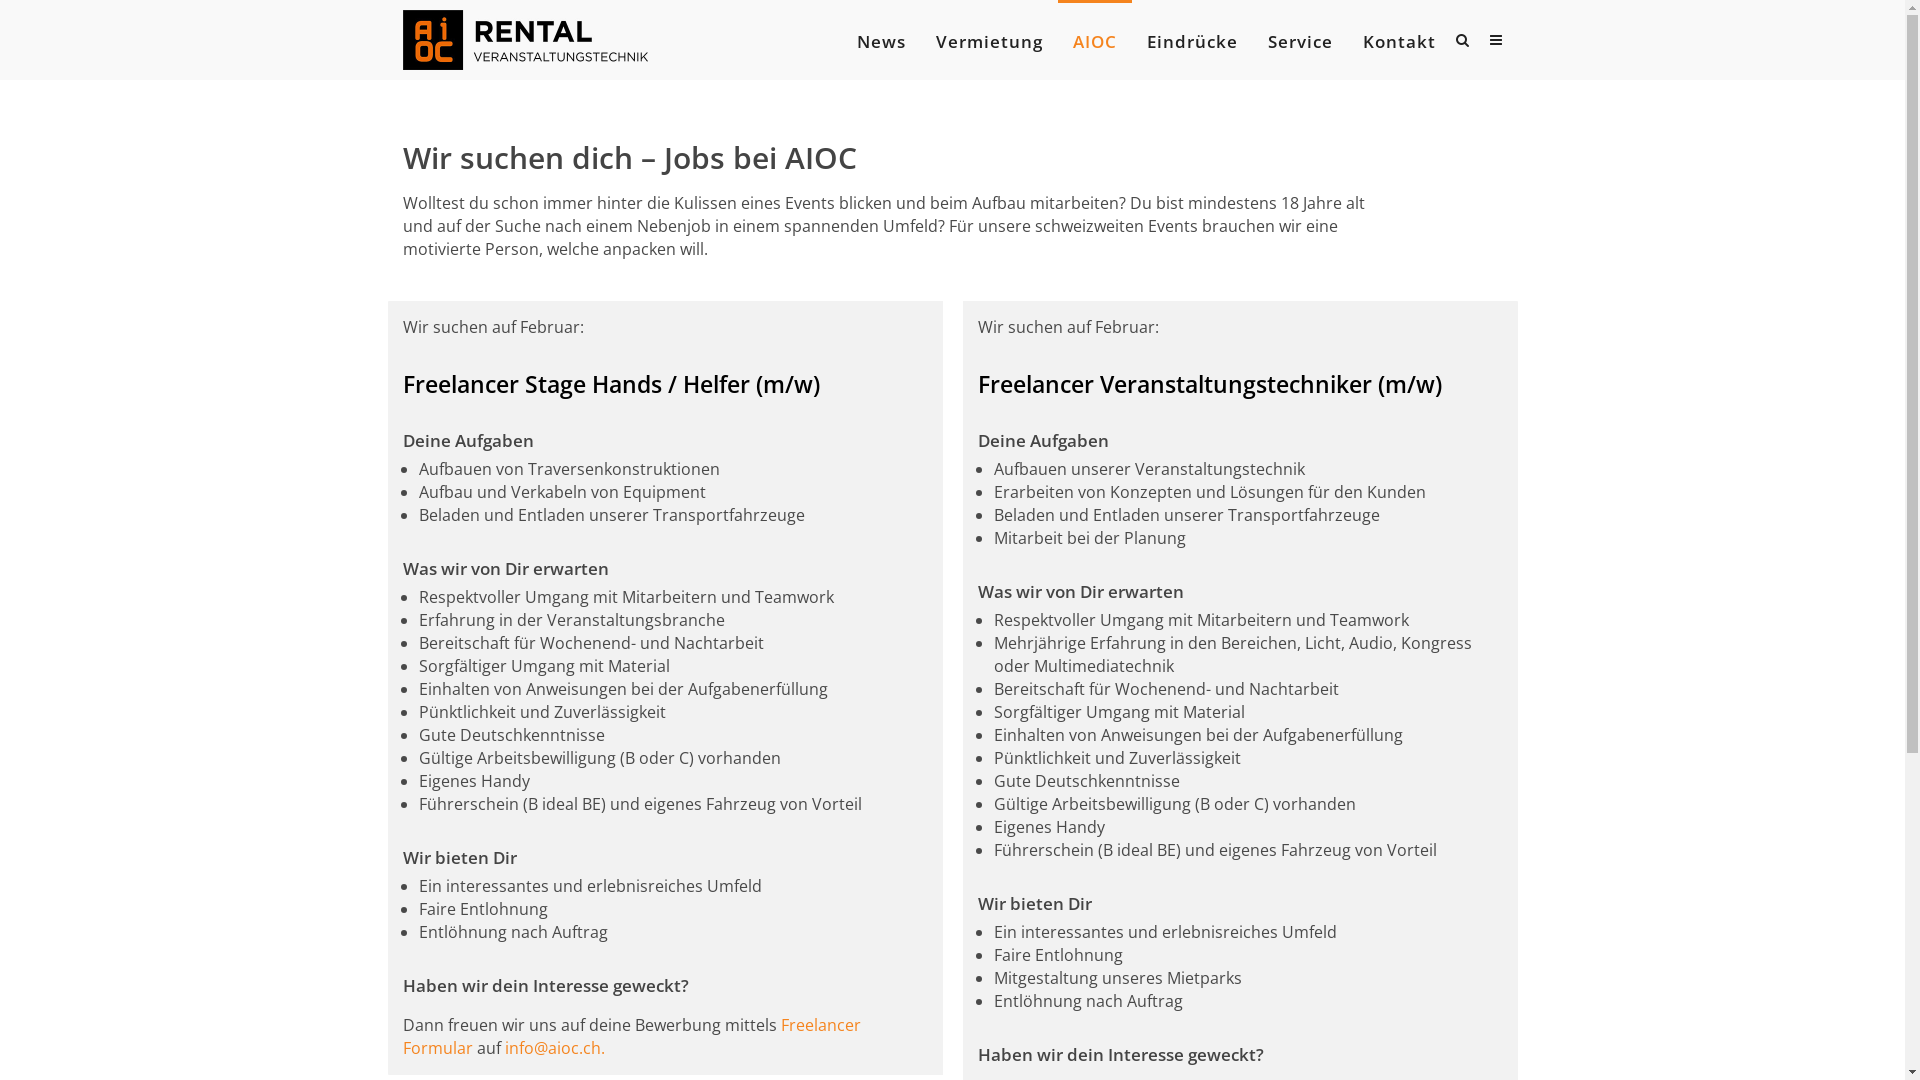  Describe the element at coordinates (880, 42) in the screenshot. I see `'News'` at that location.